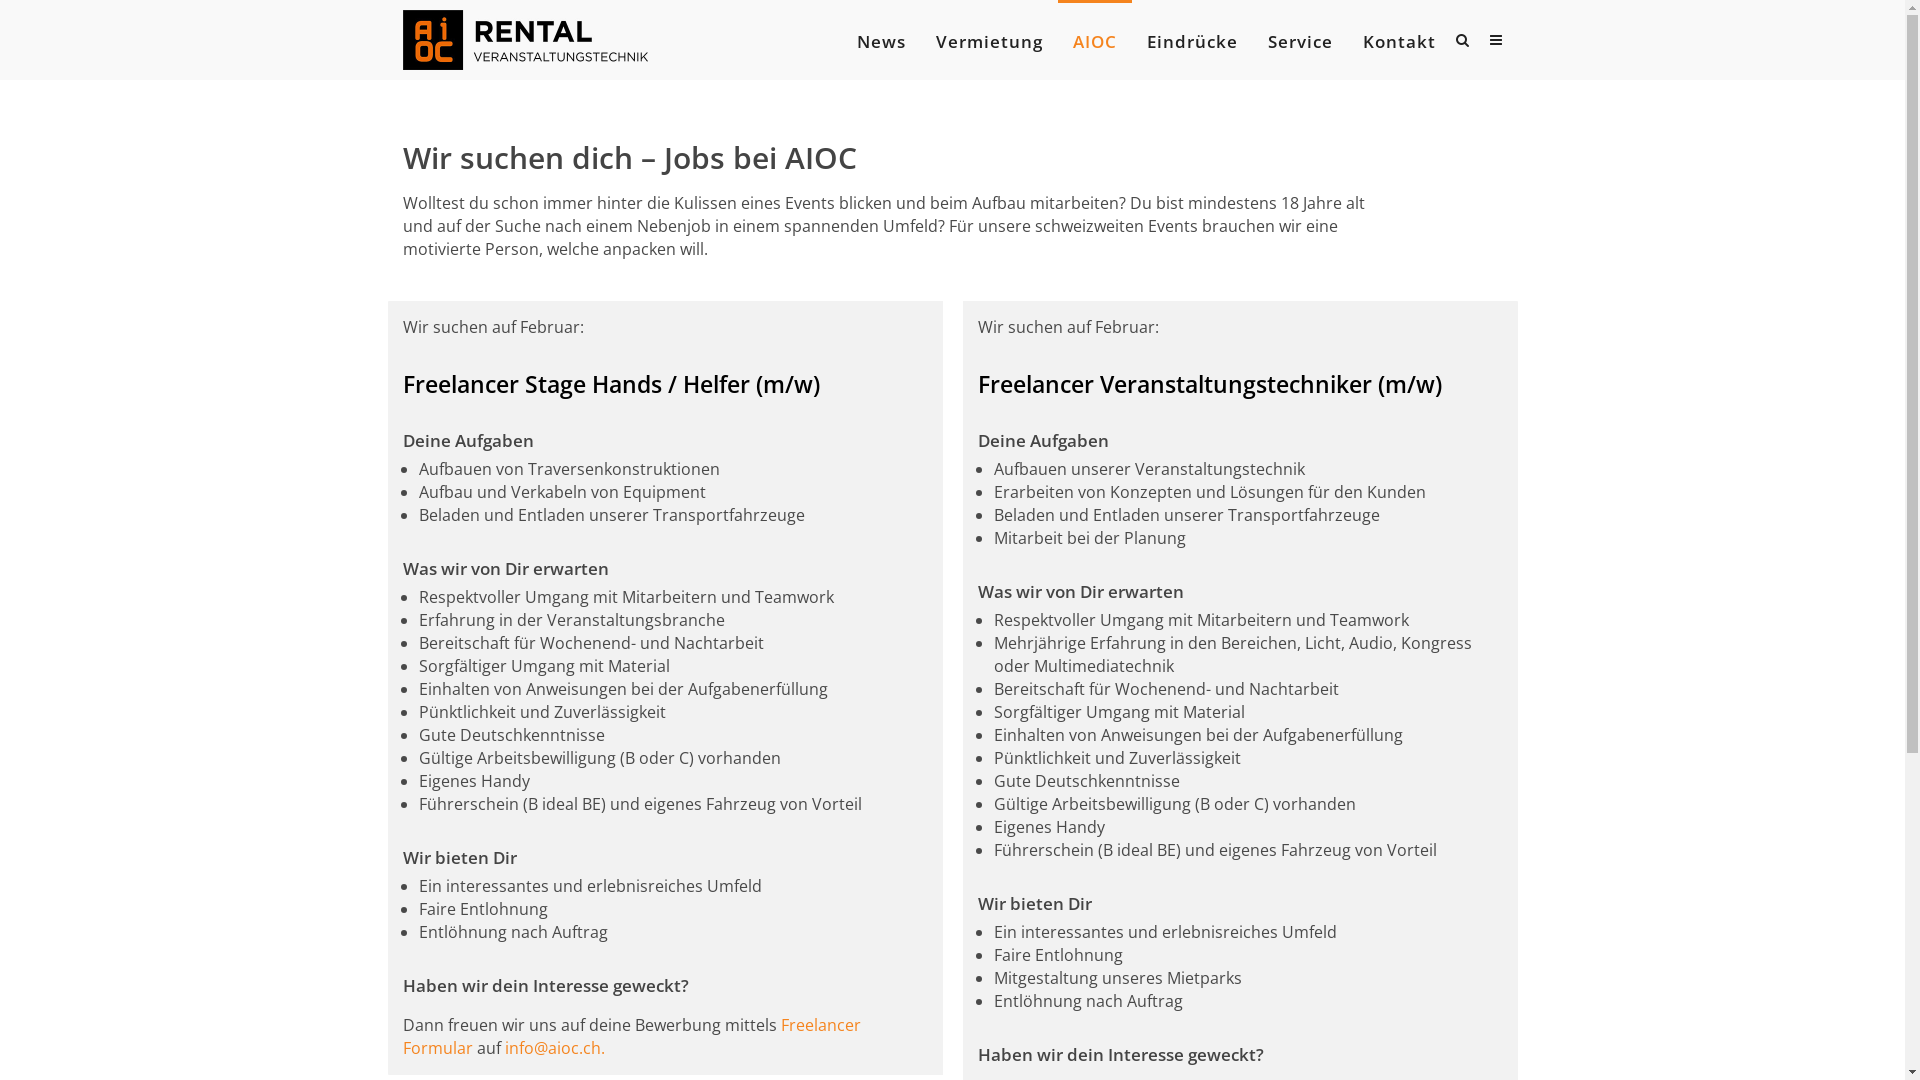  Describe the element at coordinates (880, 42) in the screenshot. I see `'News'` at that location.